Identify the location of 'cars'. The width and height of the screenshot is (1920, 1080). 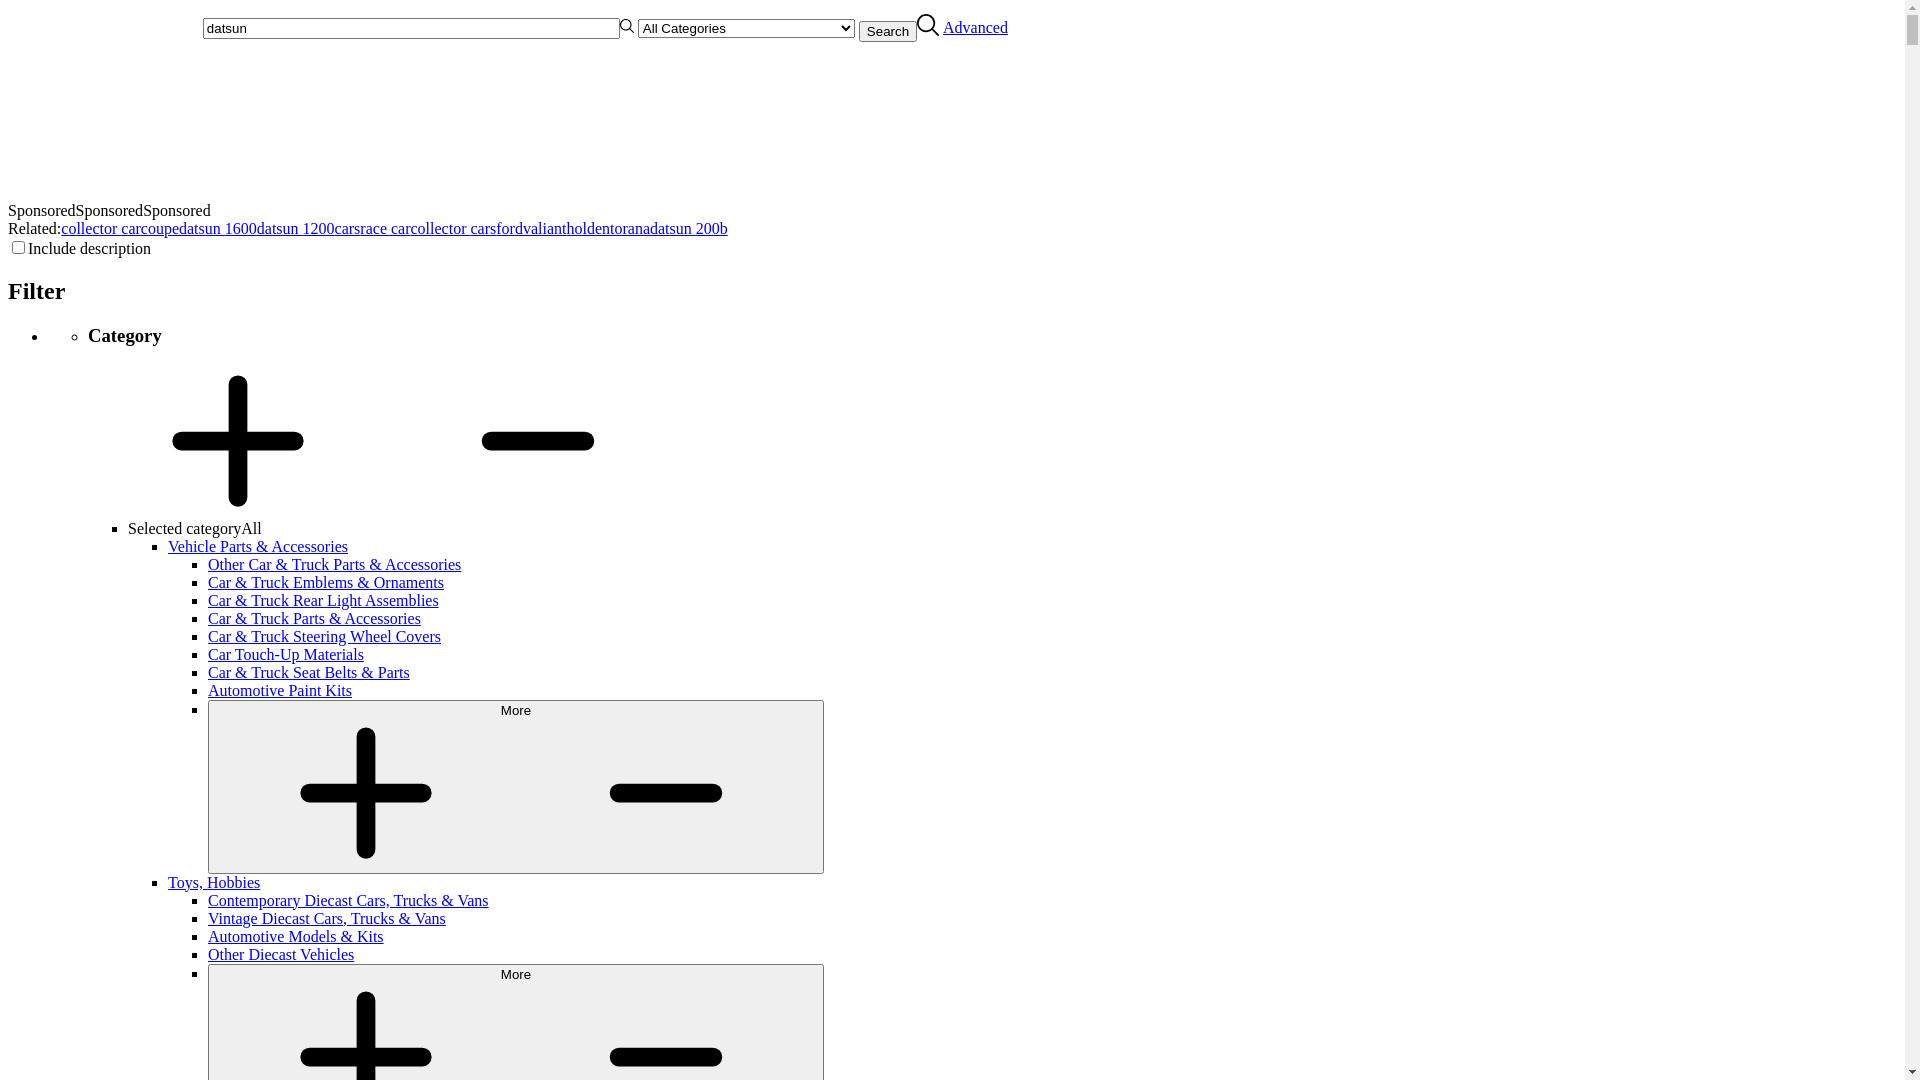
(347, 227).